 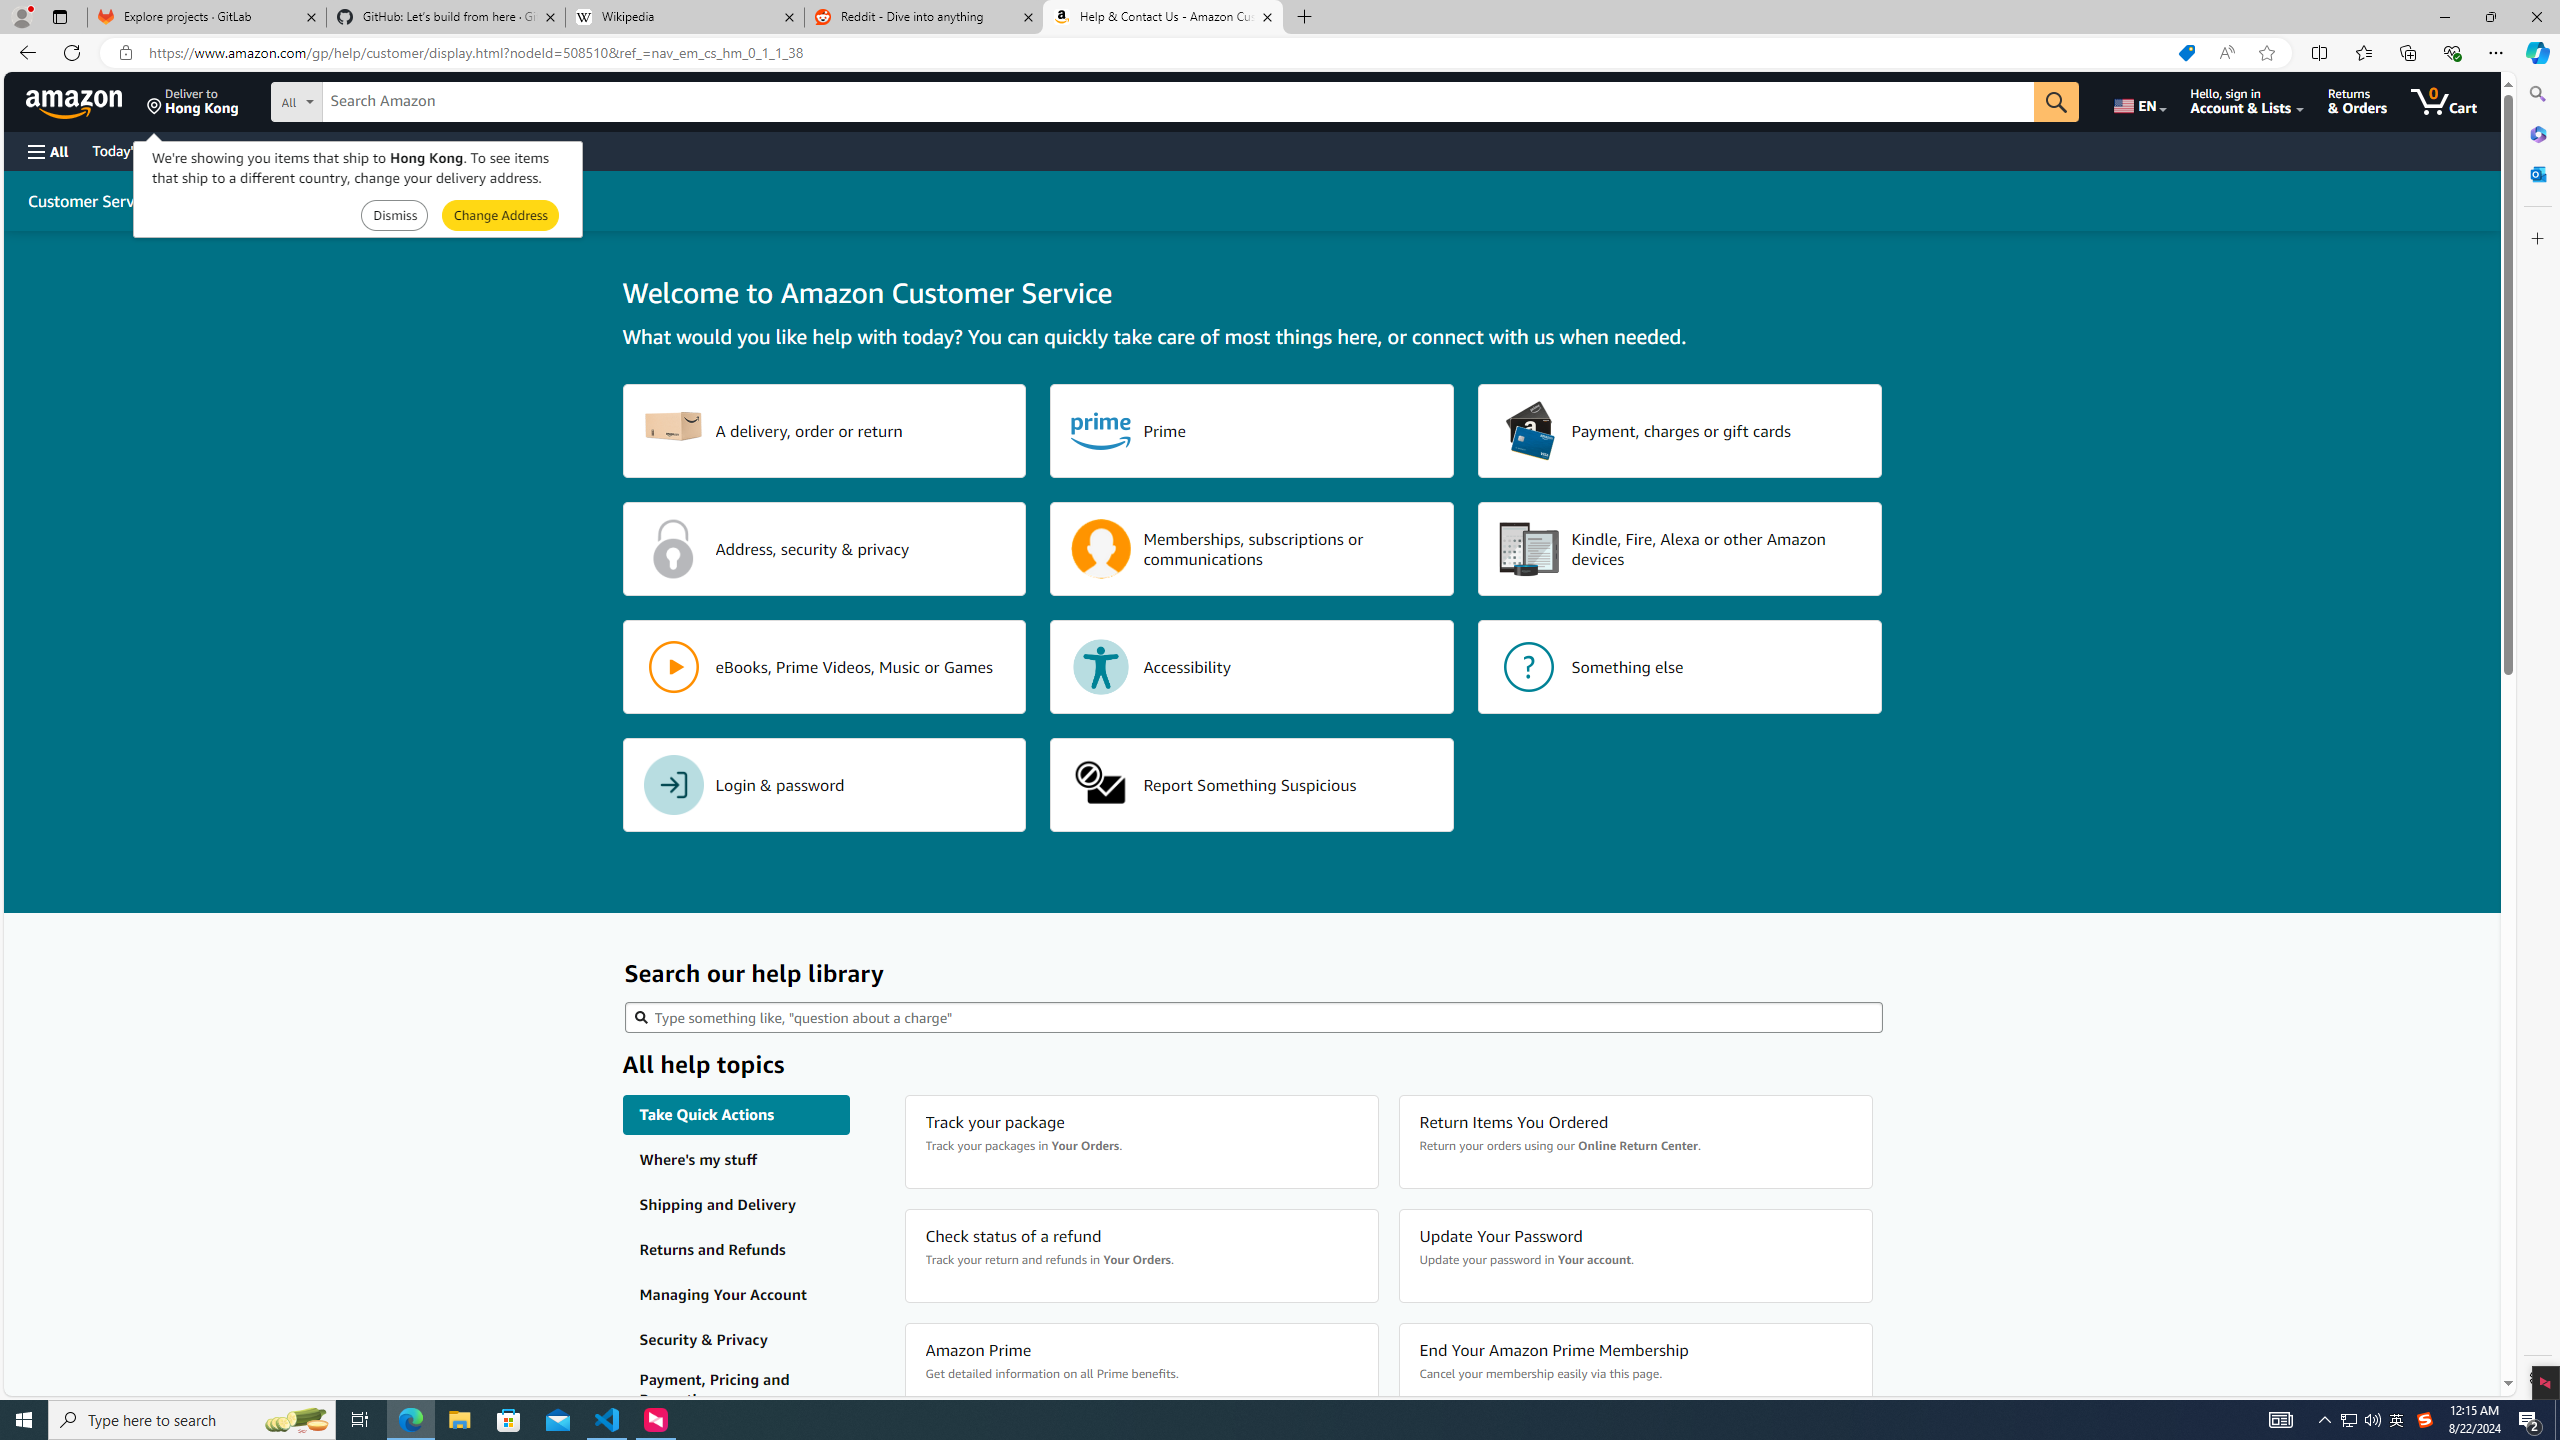 What do you see at coordinates (1679, 430) in the screenshot?
I see `'Payment, charges or gift cards'` at bounding box center [1679, 430].